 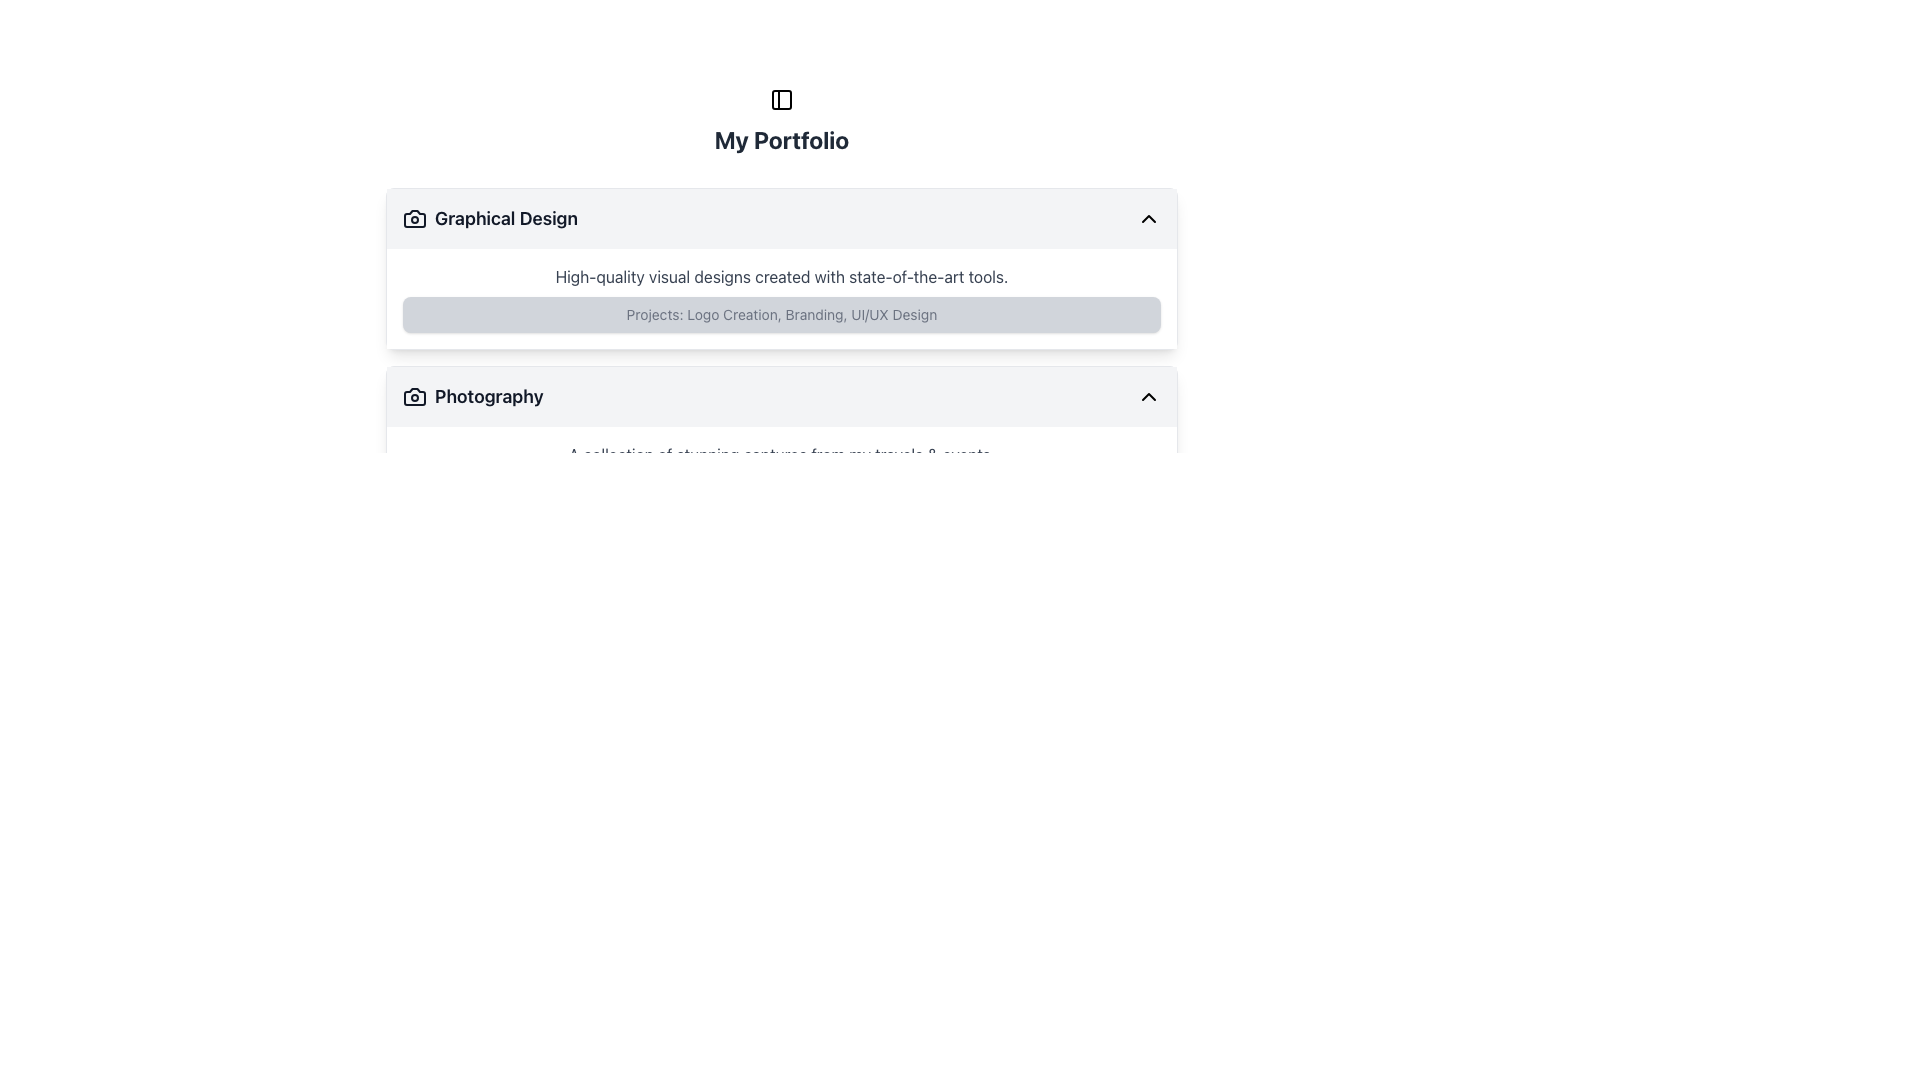 What do you see at coordinates (781, 277) in the screenshot?
I see `and comprehend the text label that states 'High-quality visual designs created with state-of-the-art tools.' located beneath the heading 'Graphical Design.'` at bounding box center [781, 277].